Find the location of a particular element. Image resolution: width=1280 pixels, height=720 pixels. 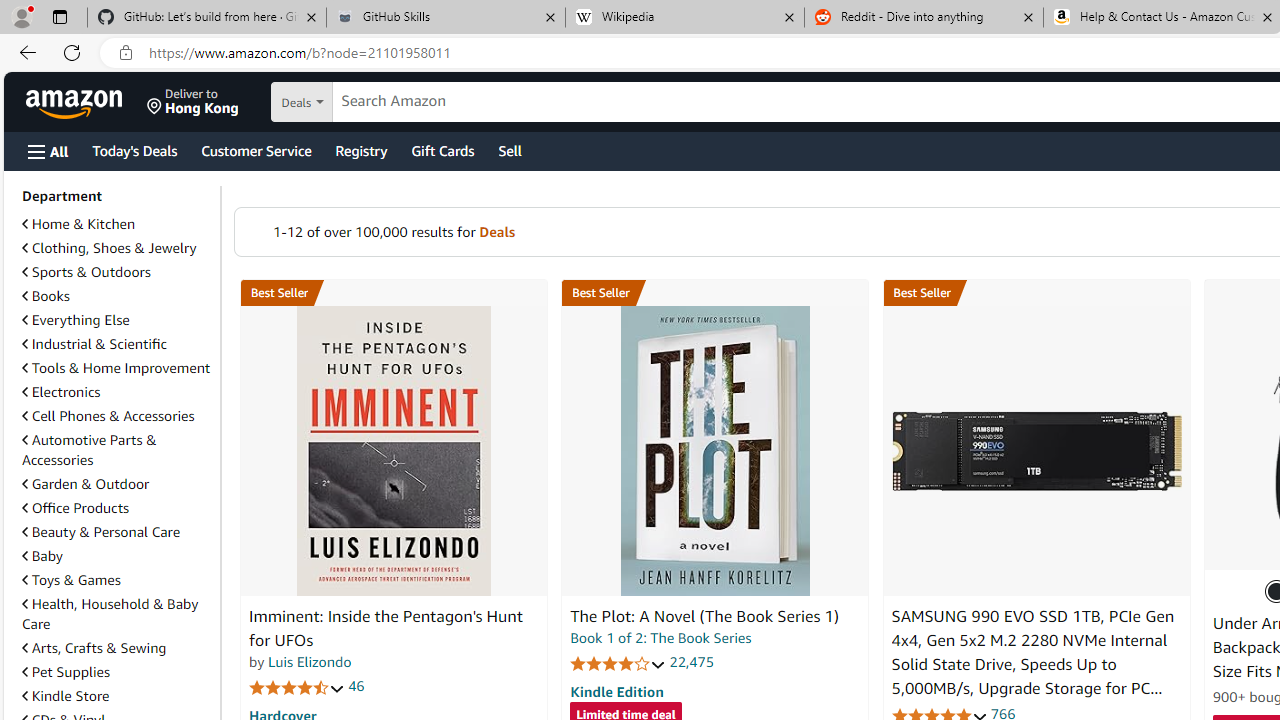

'Industrial & Scientific' is located at coordinates (116, 343).